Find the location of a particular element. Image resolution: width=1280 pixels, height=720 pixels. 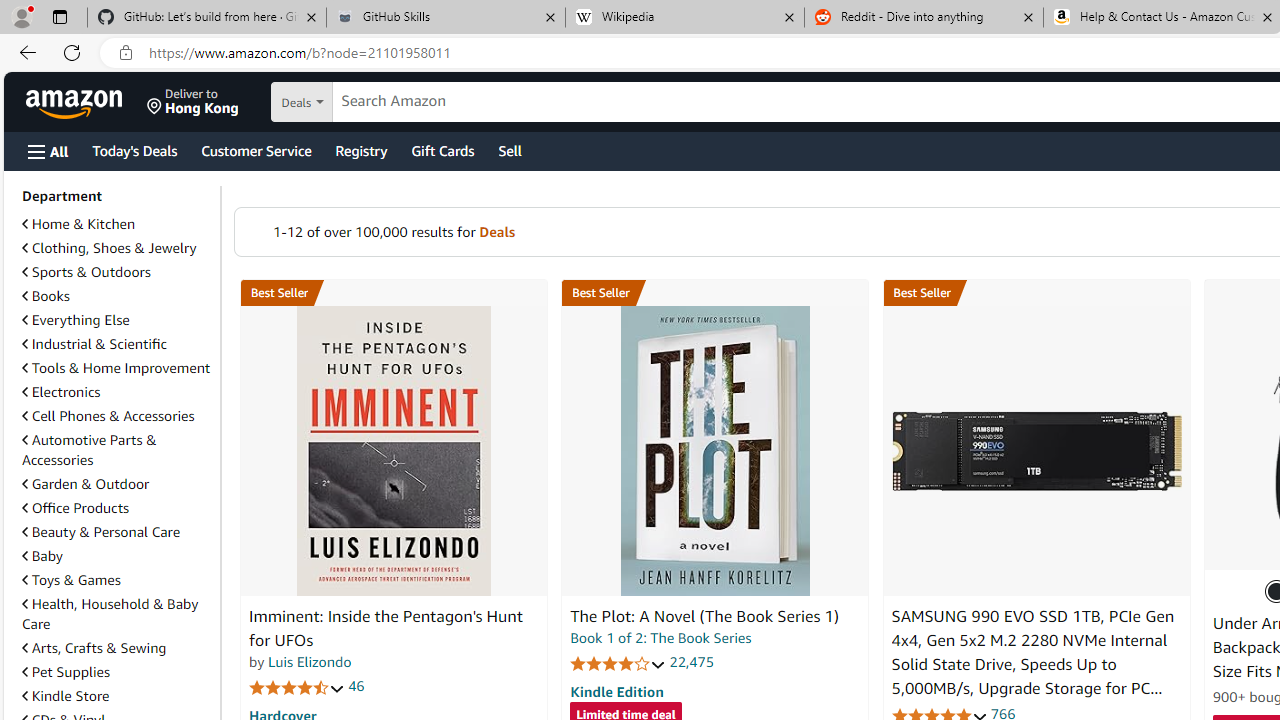

'Industrial & Scientific' is located at coordinates (116, 343).